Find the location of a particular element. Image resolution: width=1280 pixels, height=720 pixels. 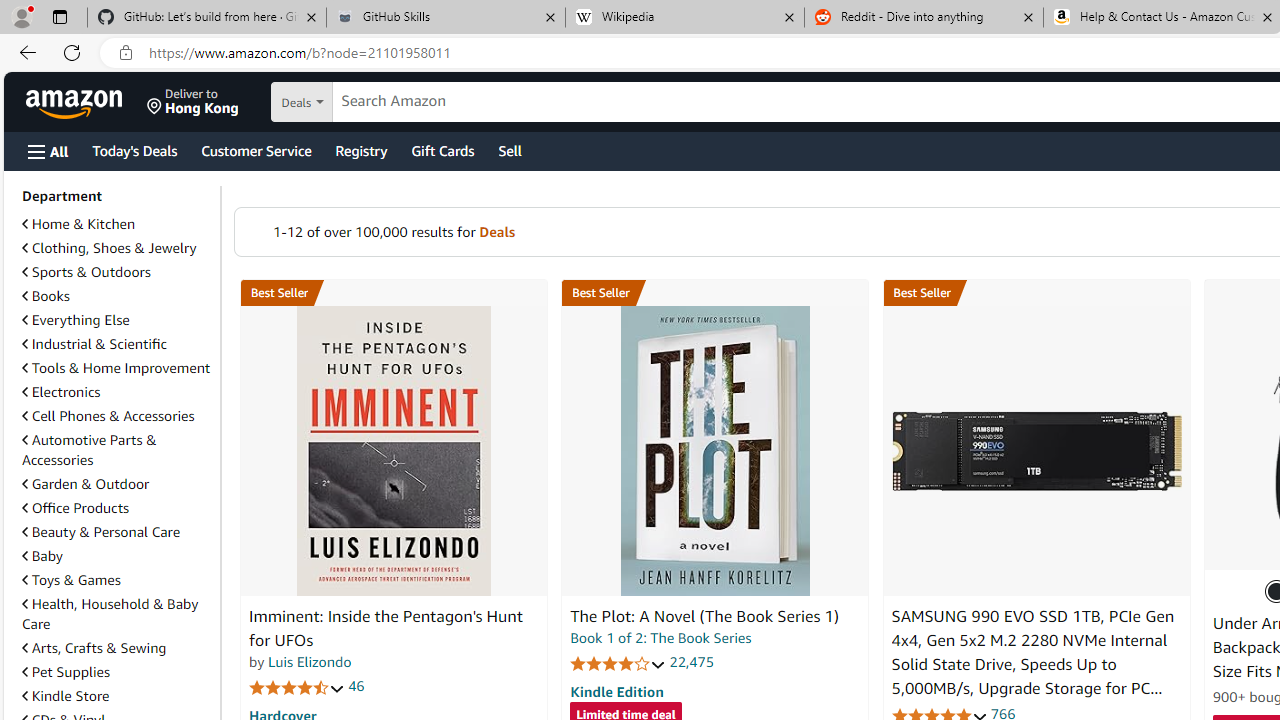

'Industrial & Scientific' is located at coordinates (116, 343).